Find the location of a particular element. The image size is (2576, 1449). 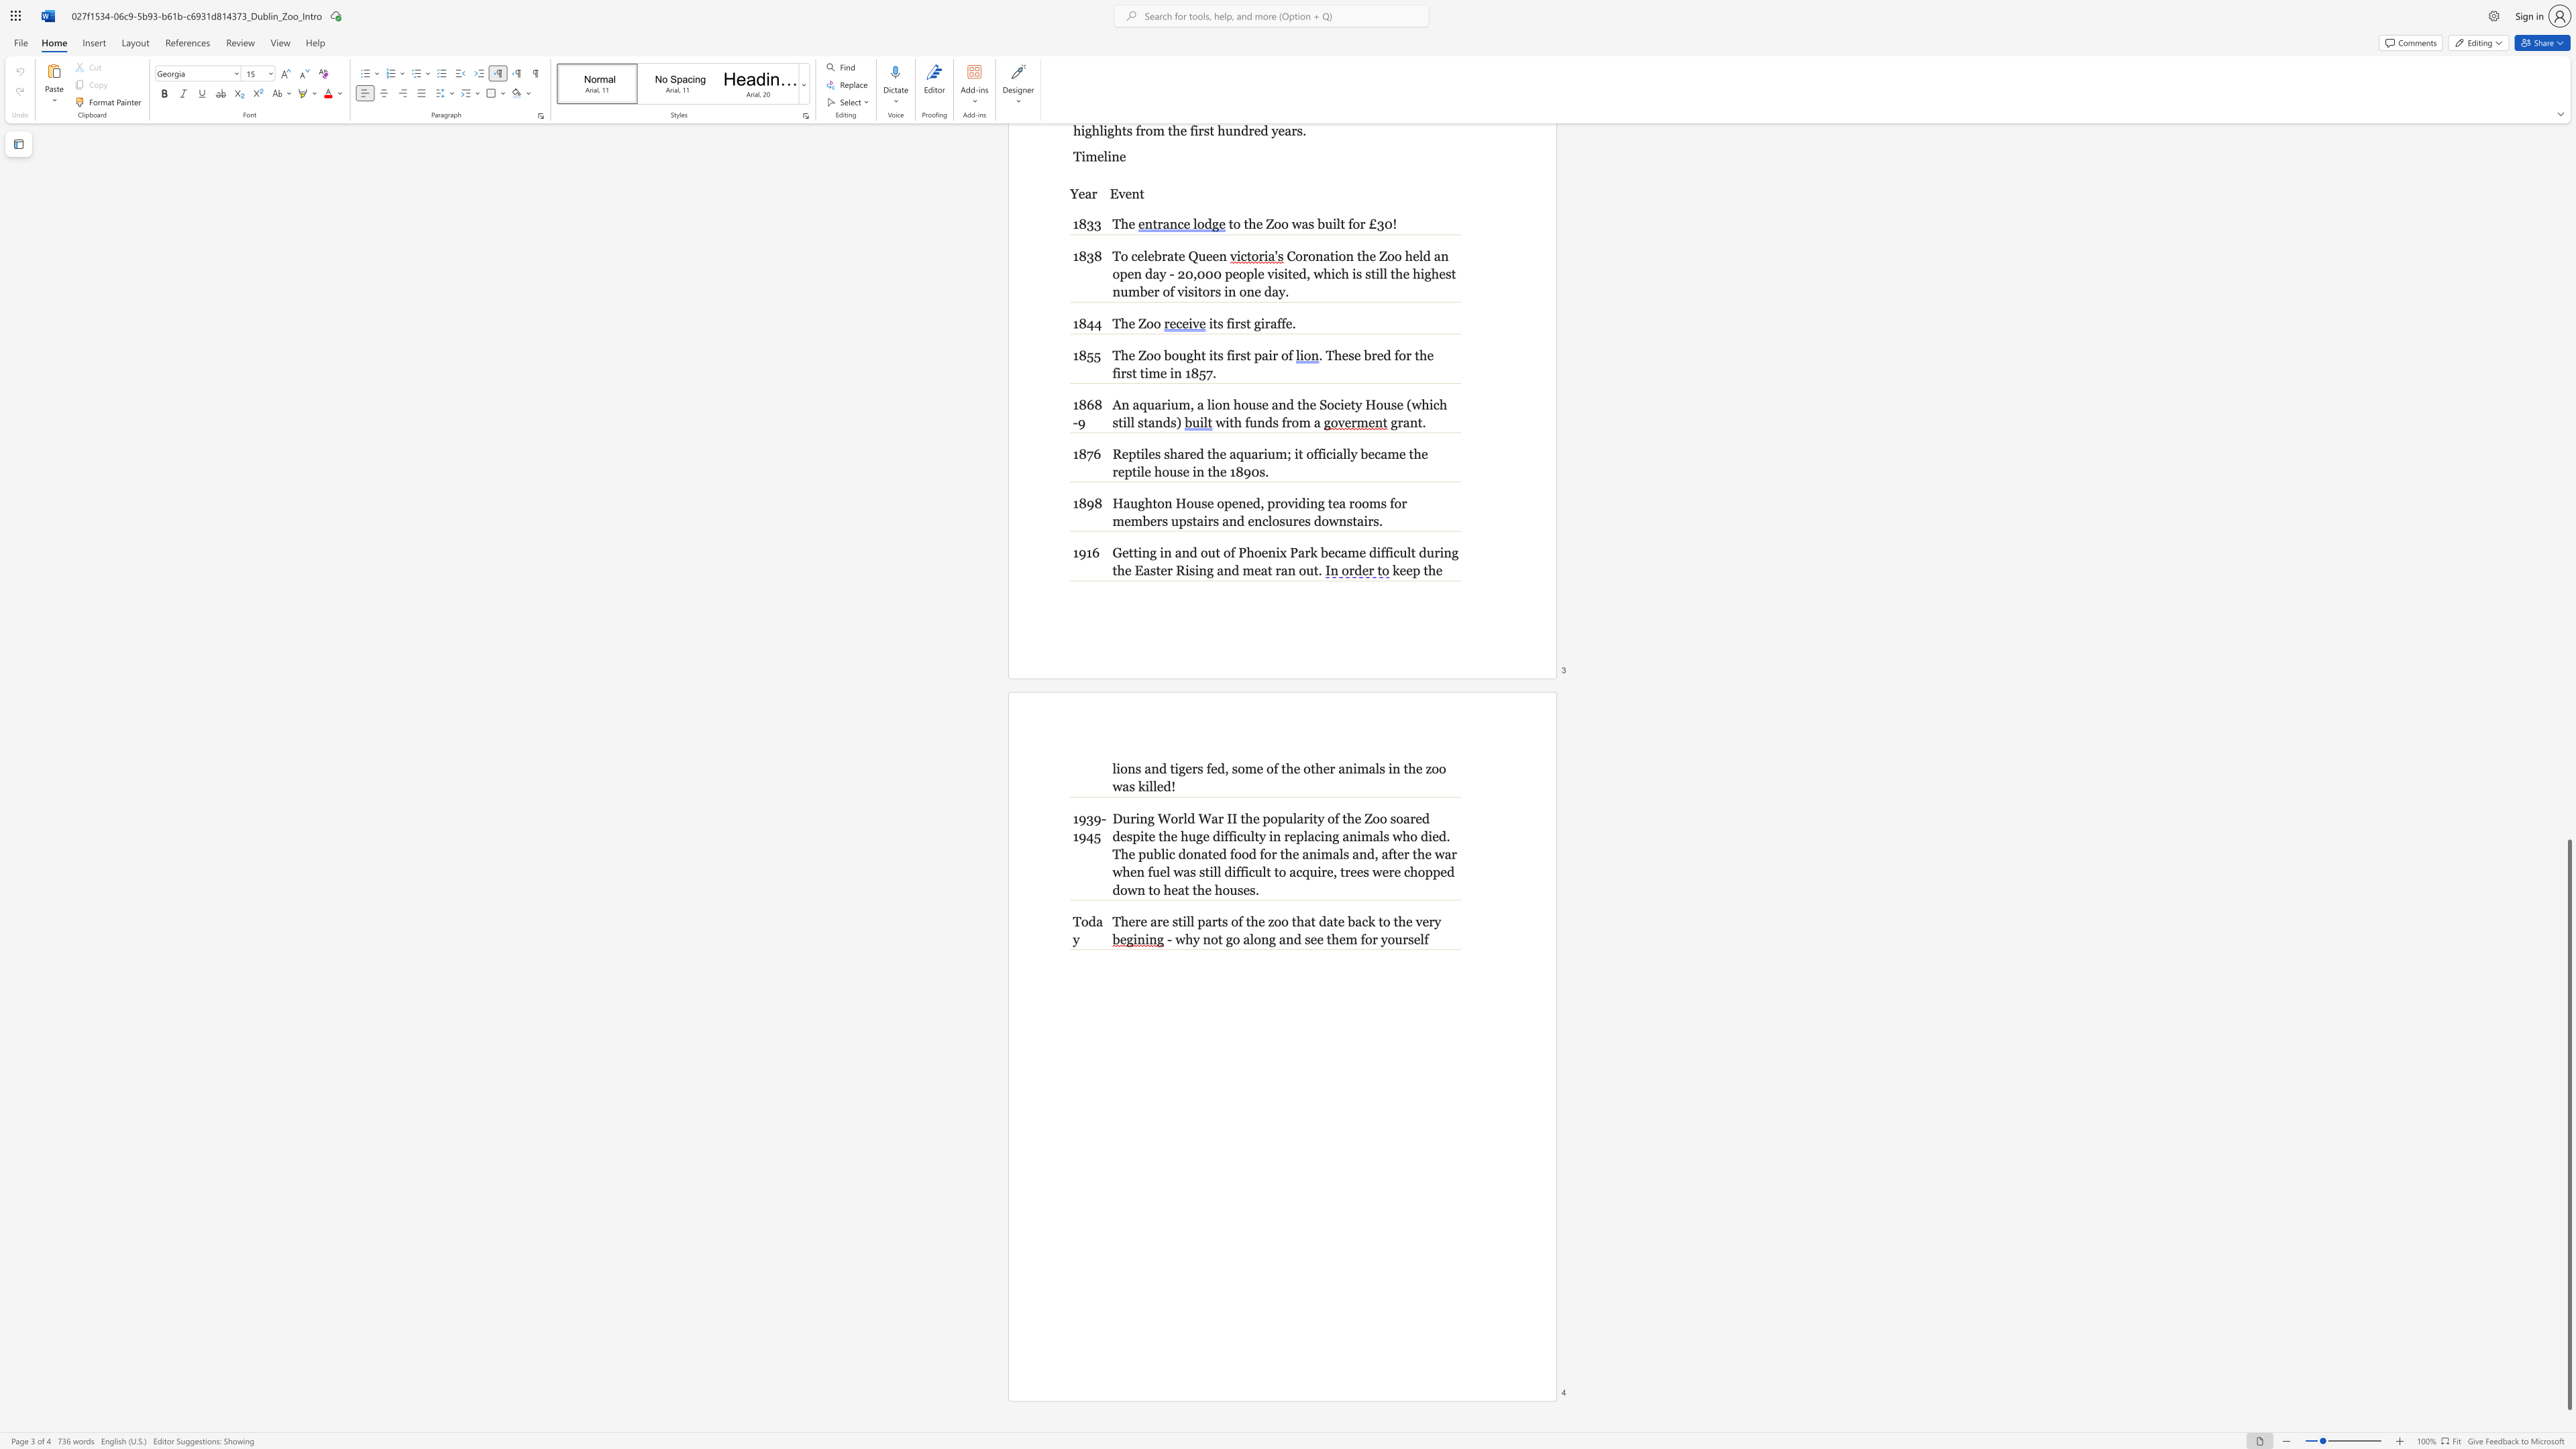

the subset text "the ver" within the text "There are still parts of the zoo that date back to the very" is located at coordinates (1392, 920).